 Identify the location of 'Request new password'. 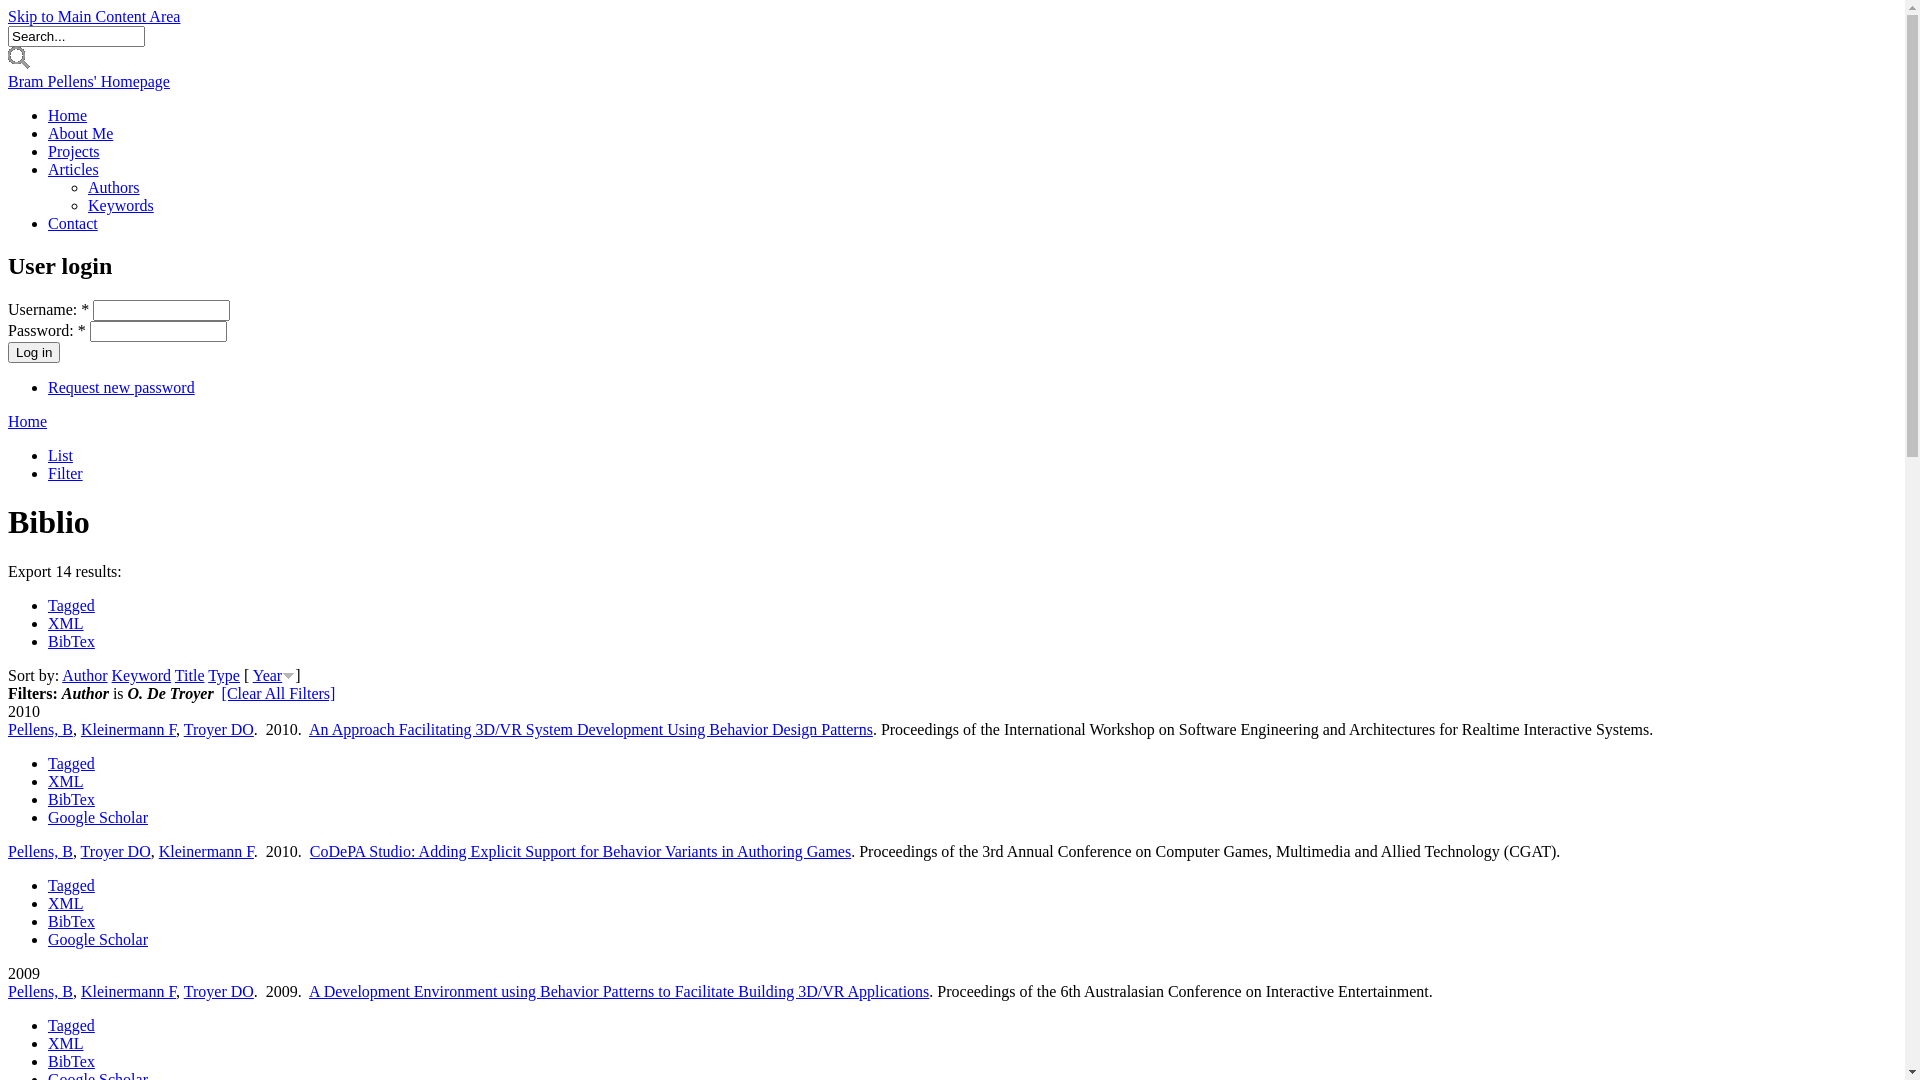
(120, 387).